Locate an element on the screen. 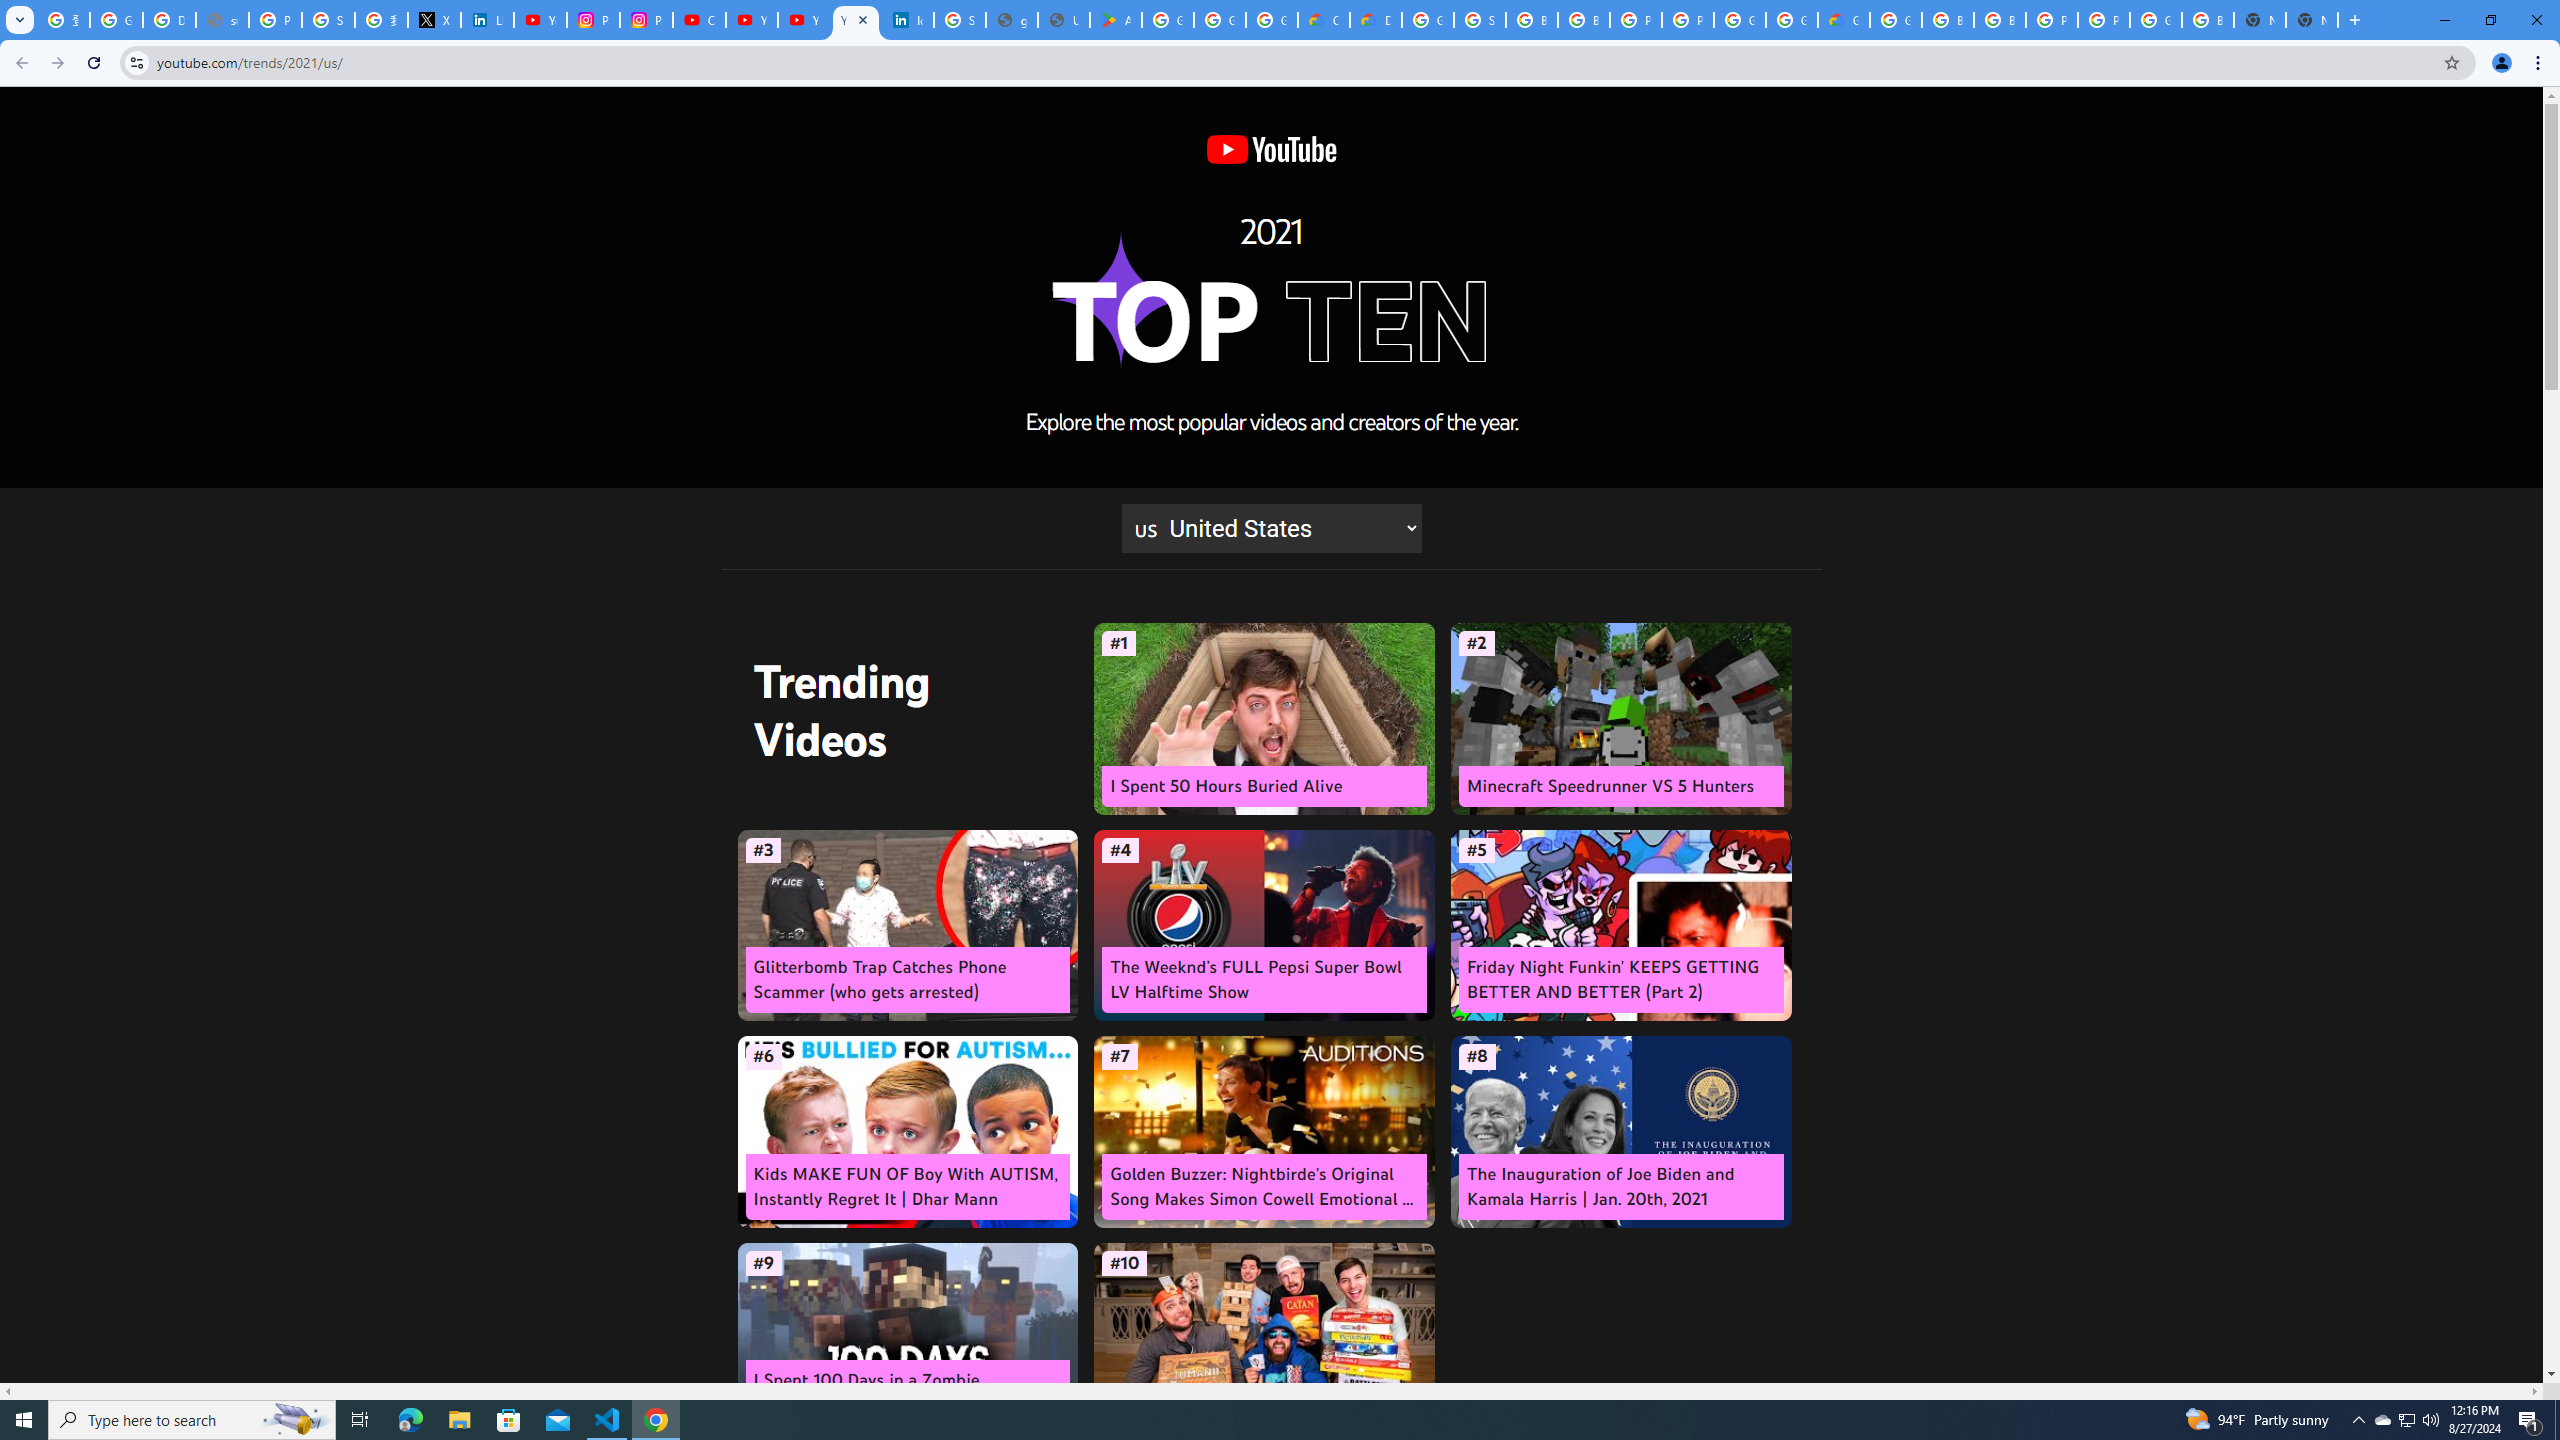 Image resolution: width=2560 pixels, height=1440 pixels. 'New Tab' is located at coordinates (2311, 19).